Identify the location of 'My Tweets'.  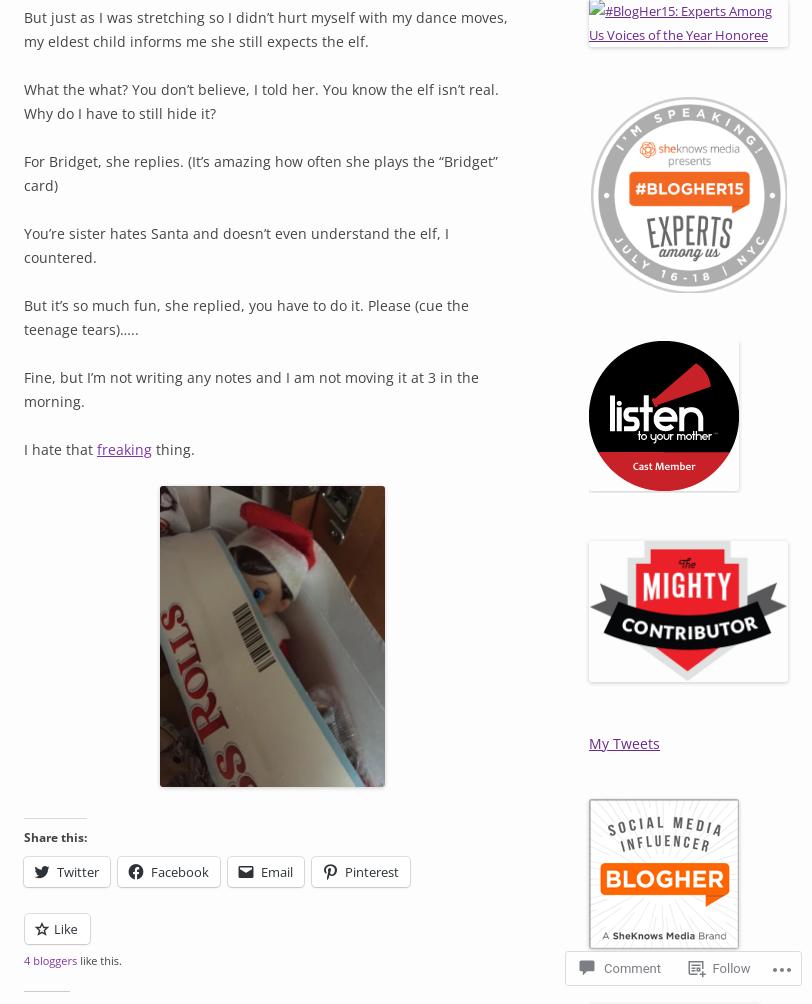
(624, 742).